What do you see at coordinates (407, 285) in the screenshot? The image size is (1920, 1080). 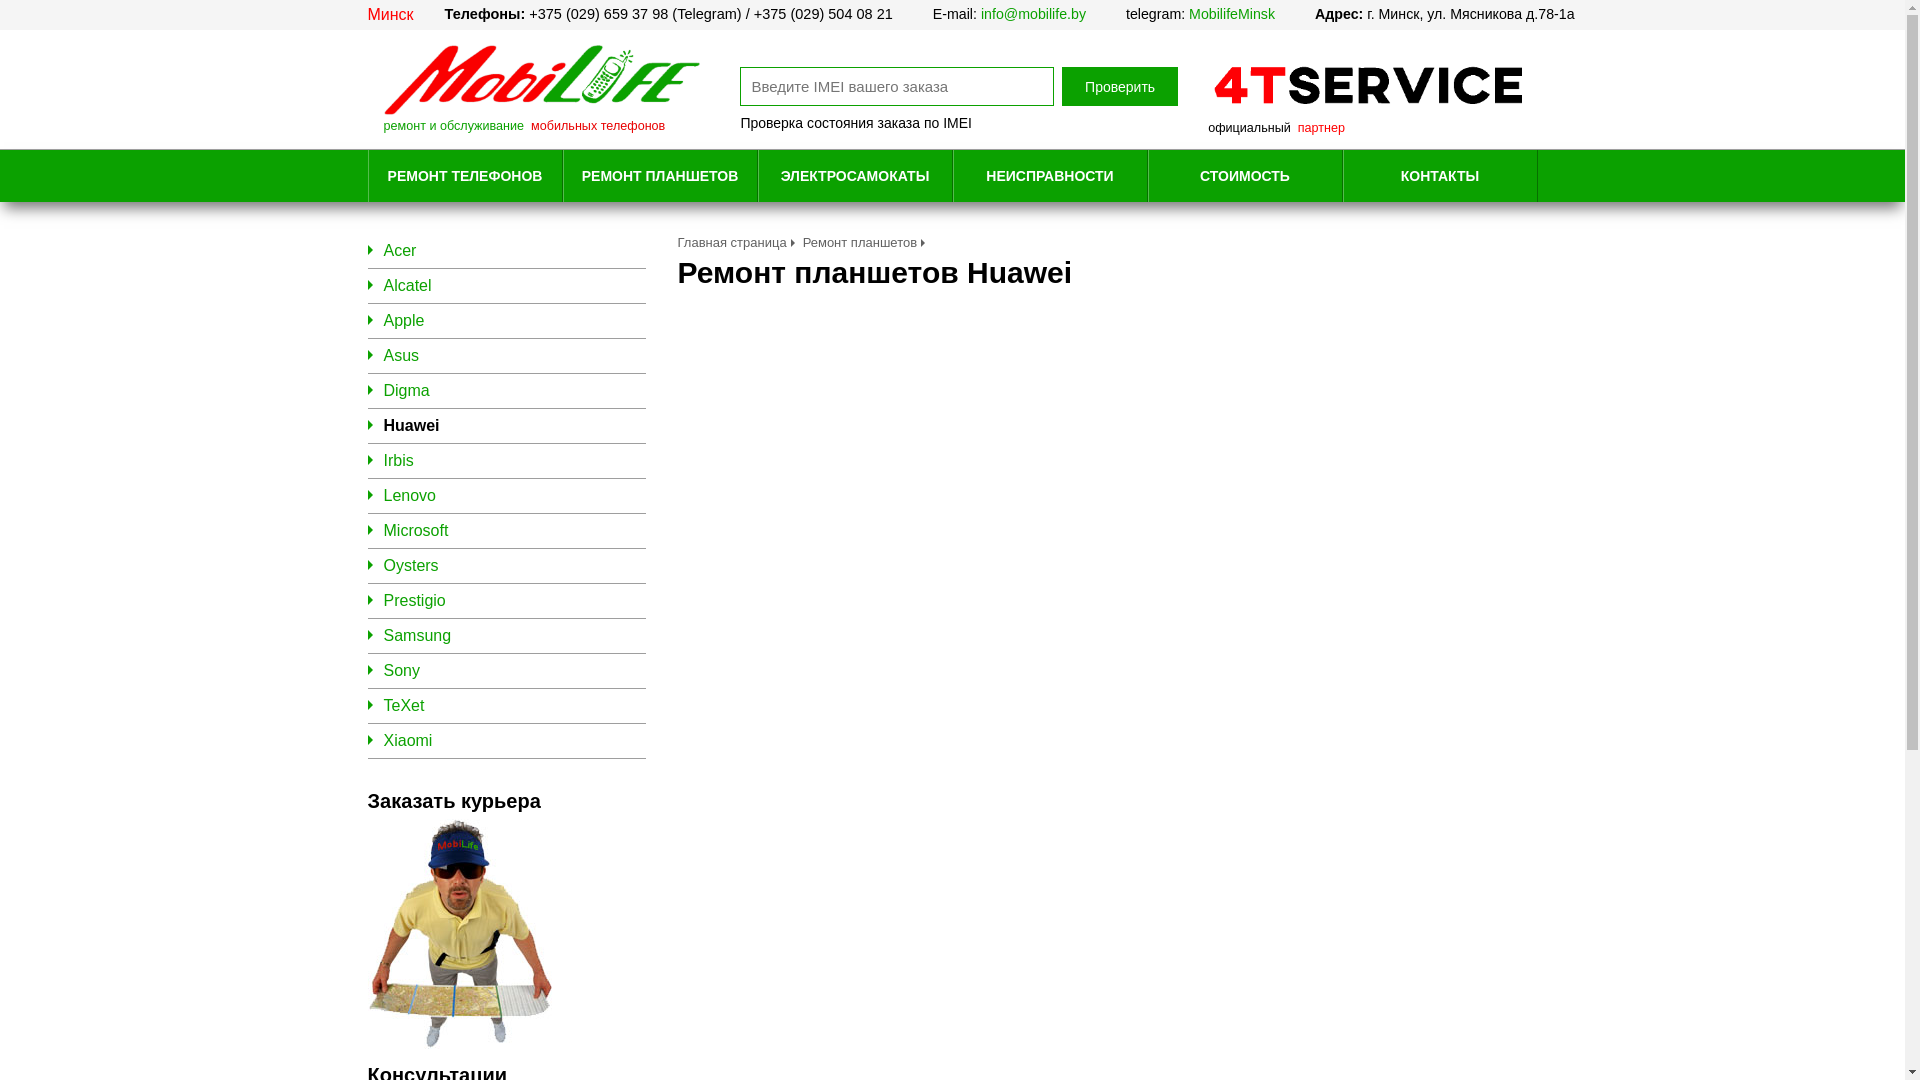 I see `'Alcatel'` at bounding box center [407, 285].